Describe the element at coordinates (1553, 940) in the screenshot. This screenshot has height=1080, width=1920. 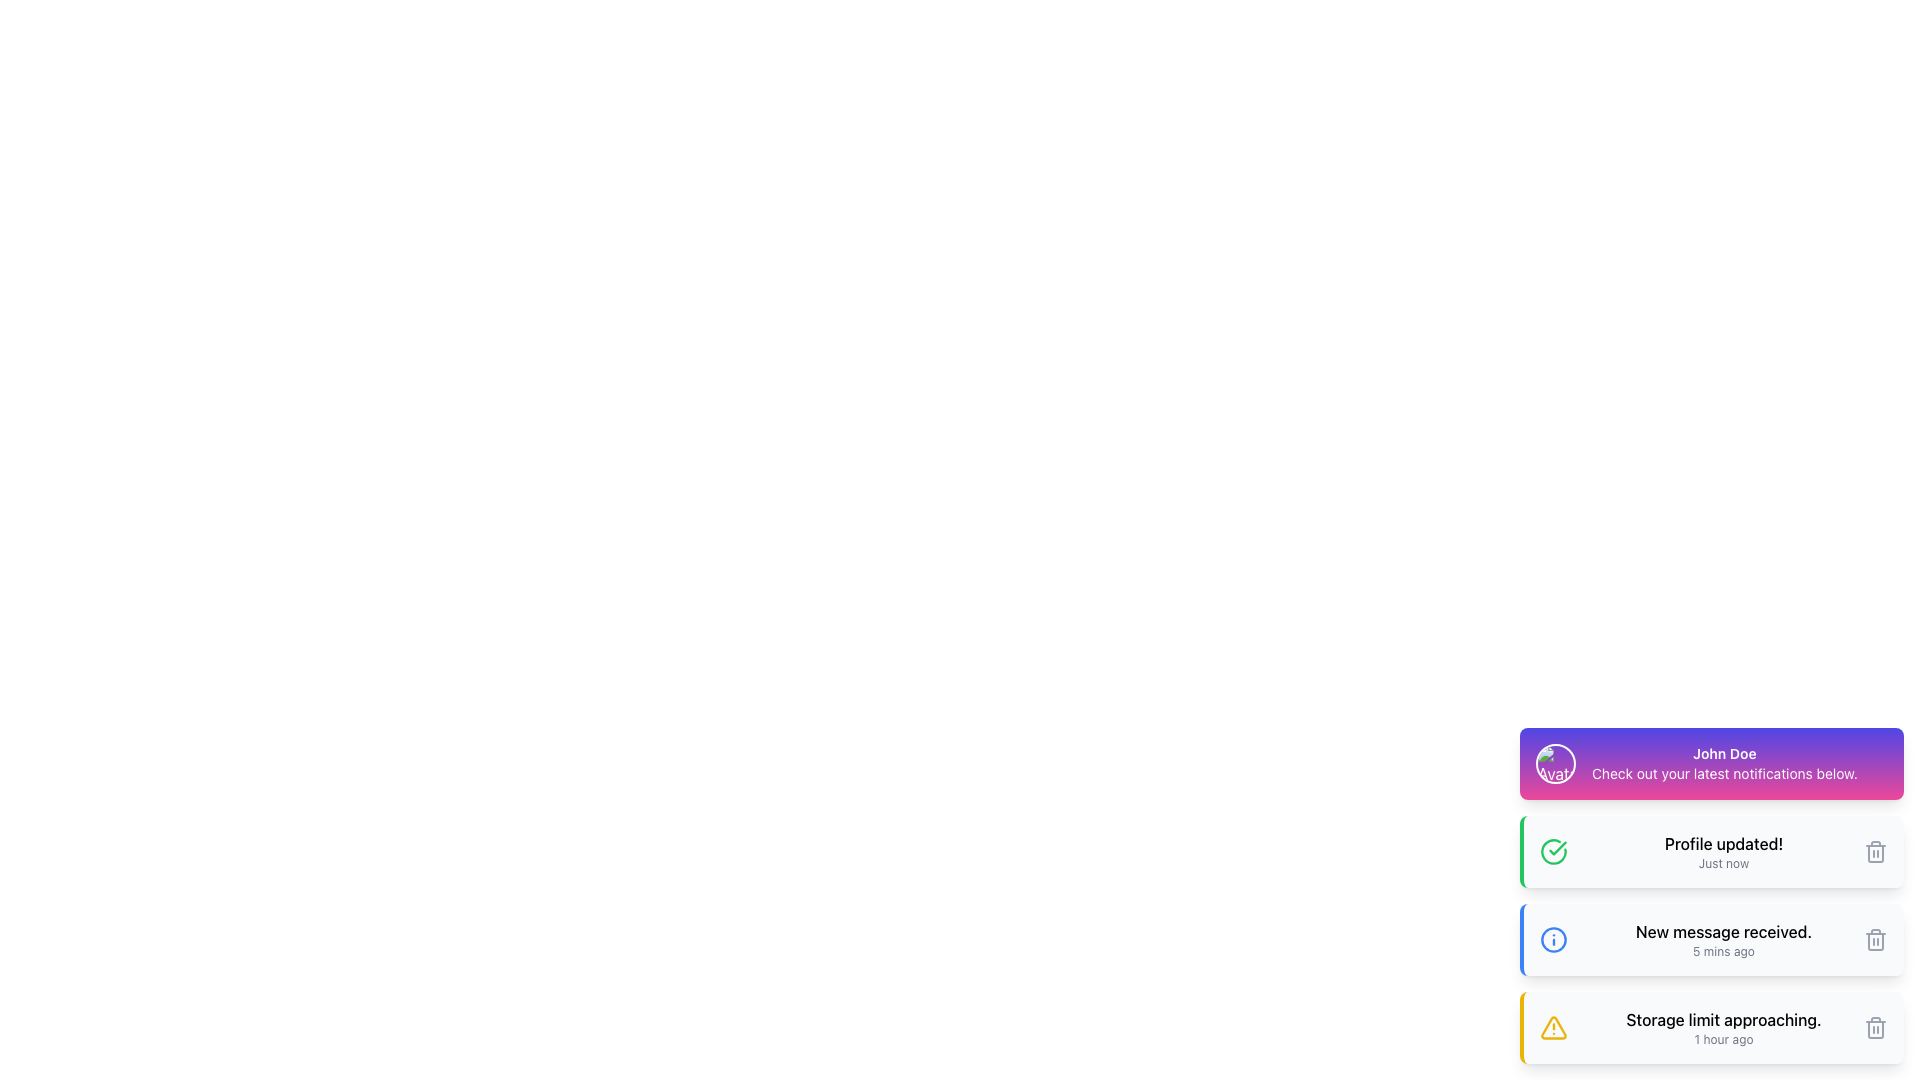
I see `the Circular Graphic Icon indicating a notification within the 'New message received' card` at that location.